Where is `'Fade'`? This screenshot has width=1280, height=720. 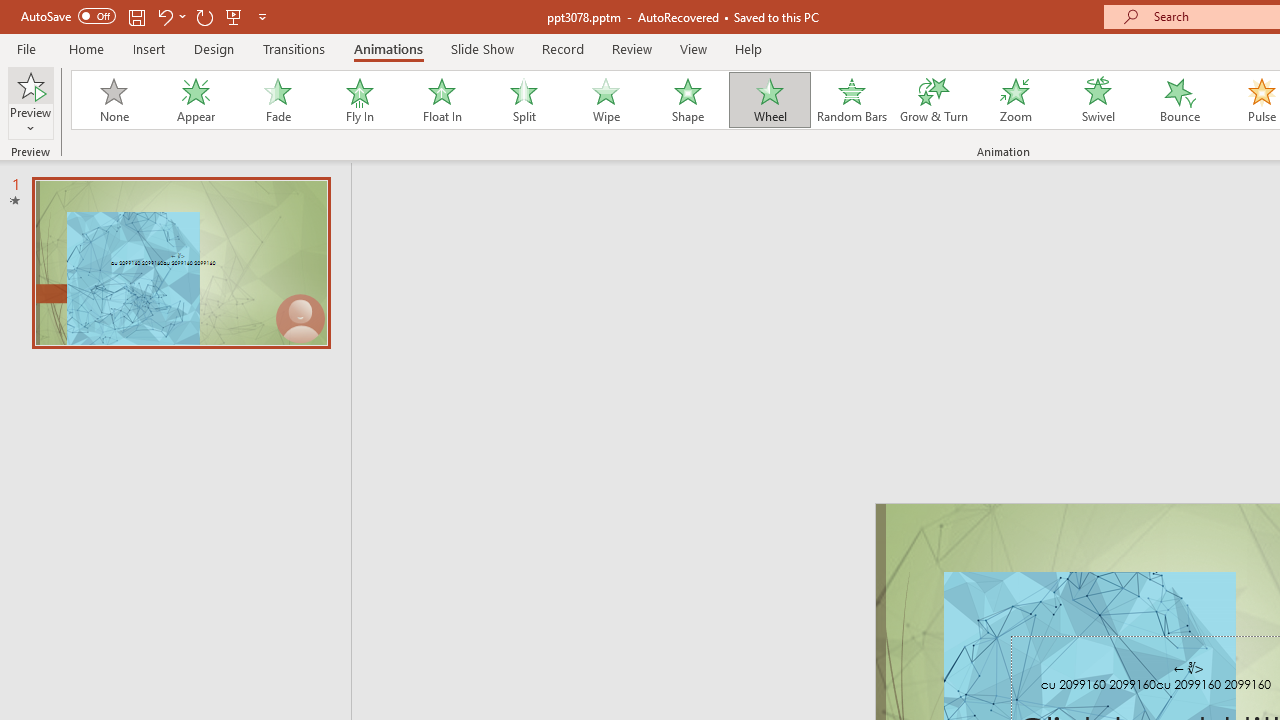 'Fade' is located at coordinates (276, 100).